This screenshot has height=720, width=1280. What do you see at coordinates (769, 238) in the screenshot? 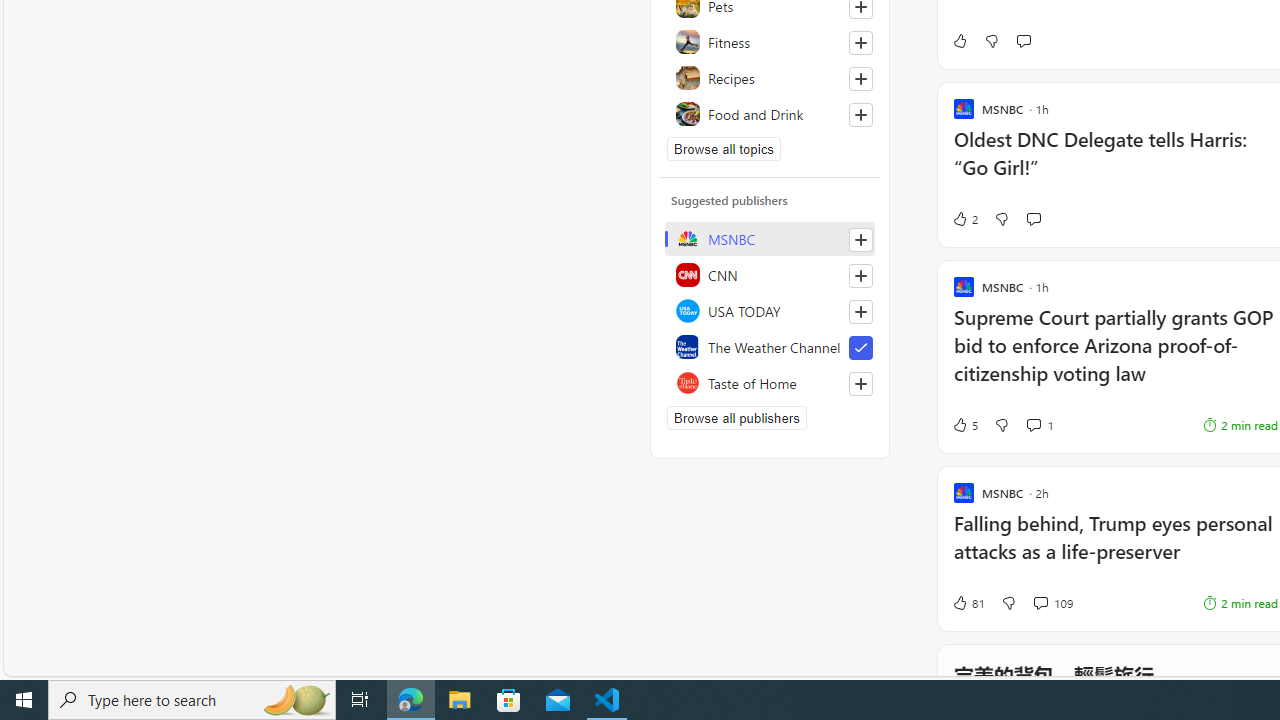
I see `'MSNBC'` at bounding box center [769, 238].